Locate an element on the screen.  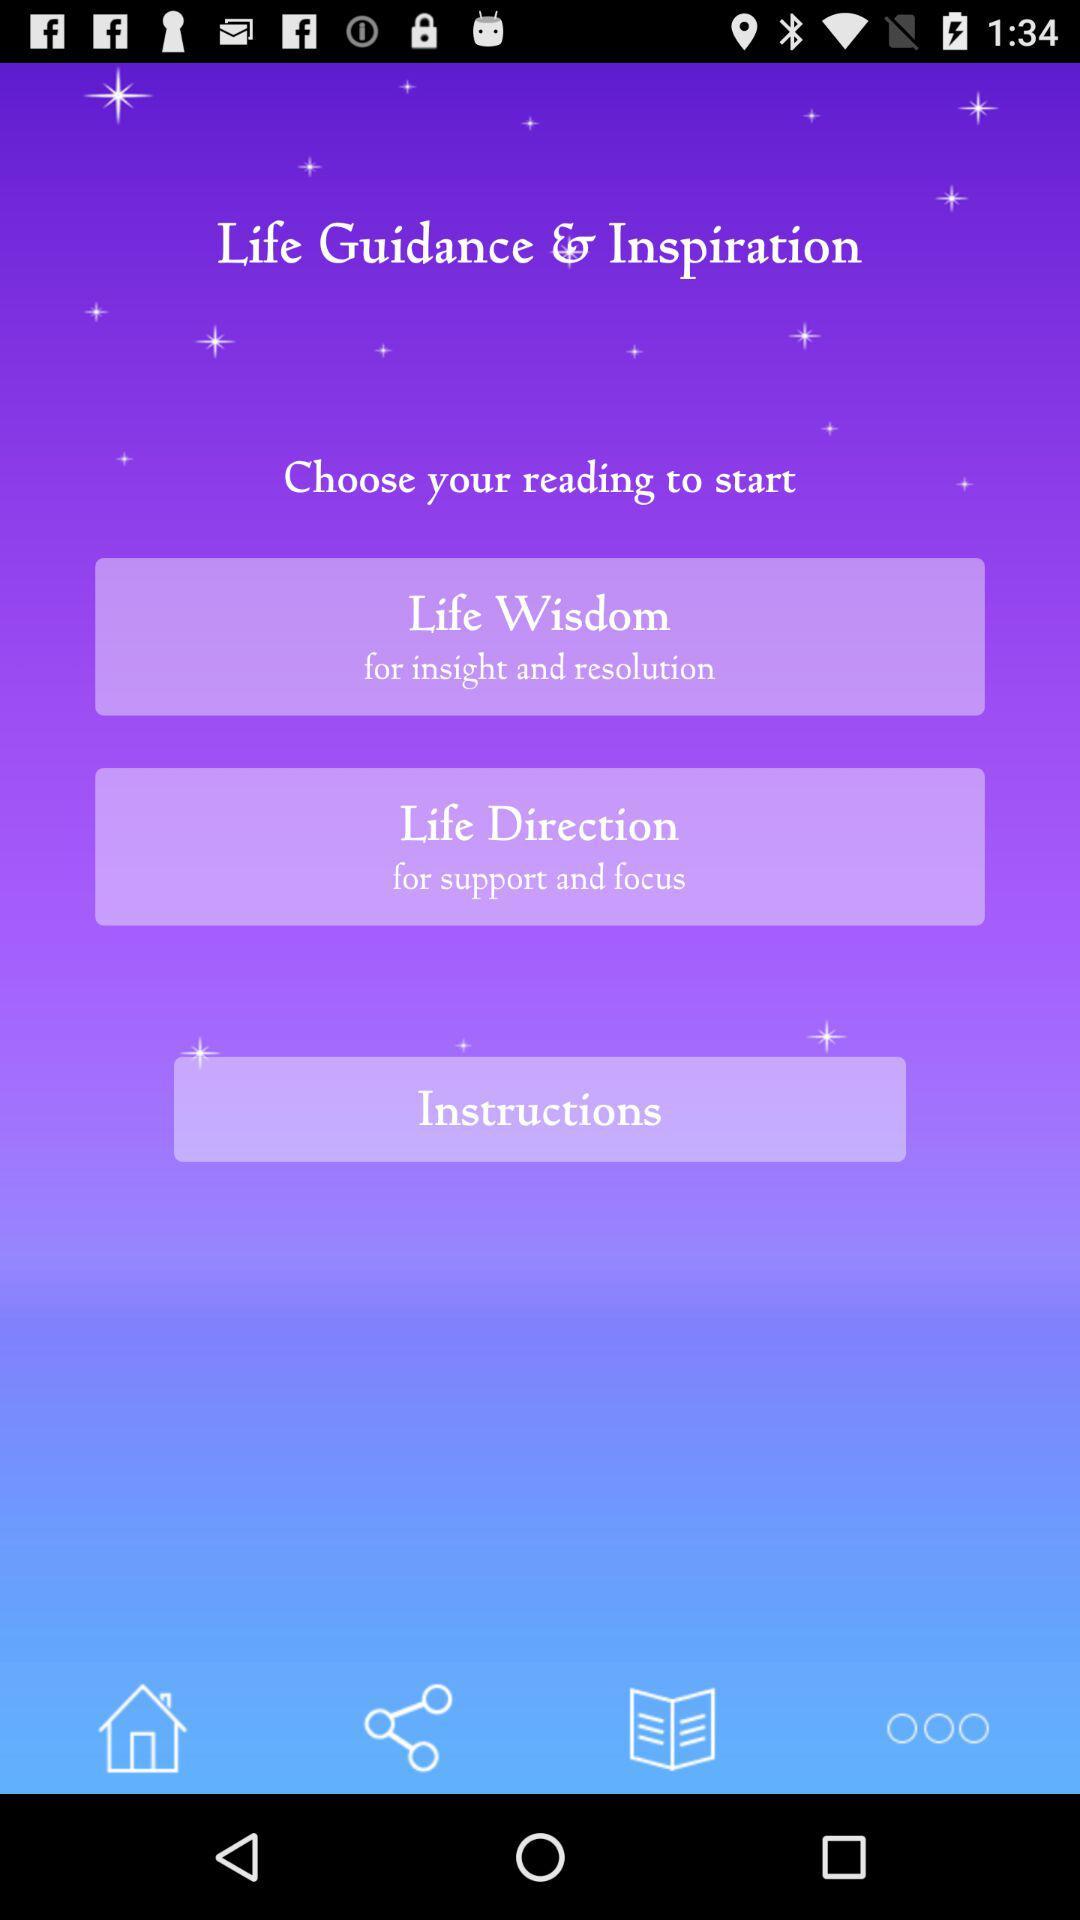
icon below instructions is located at coordinates (937, 1727).